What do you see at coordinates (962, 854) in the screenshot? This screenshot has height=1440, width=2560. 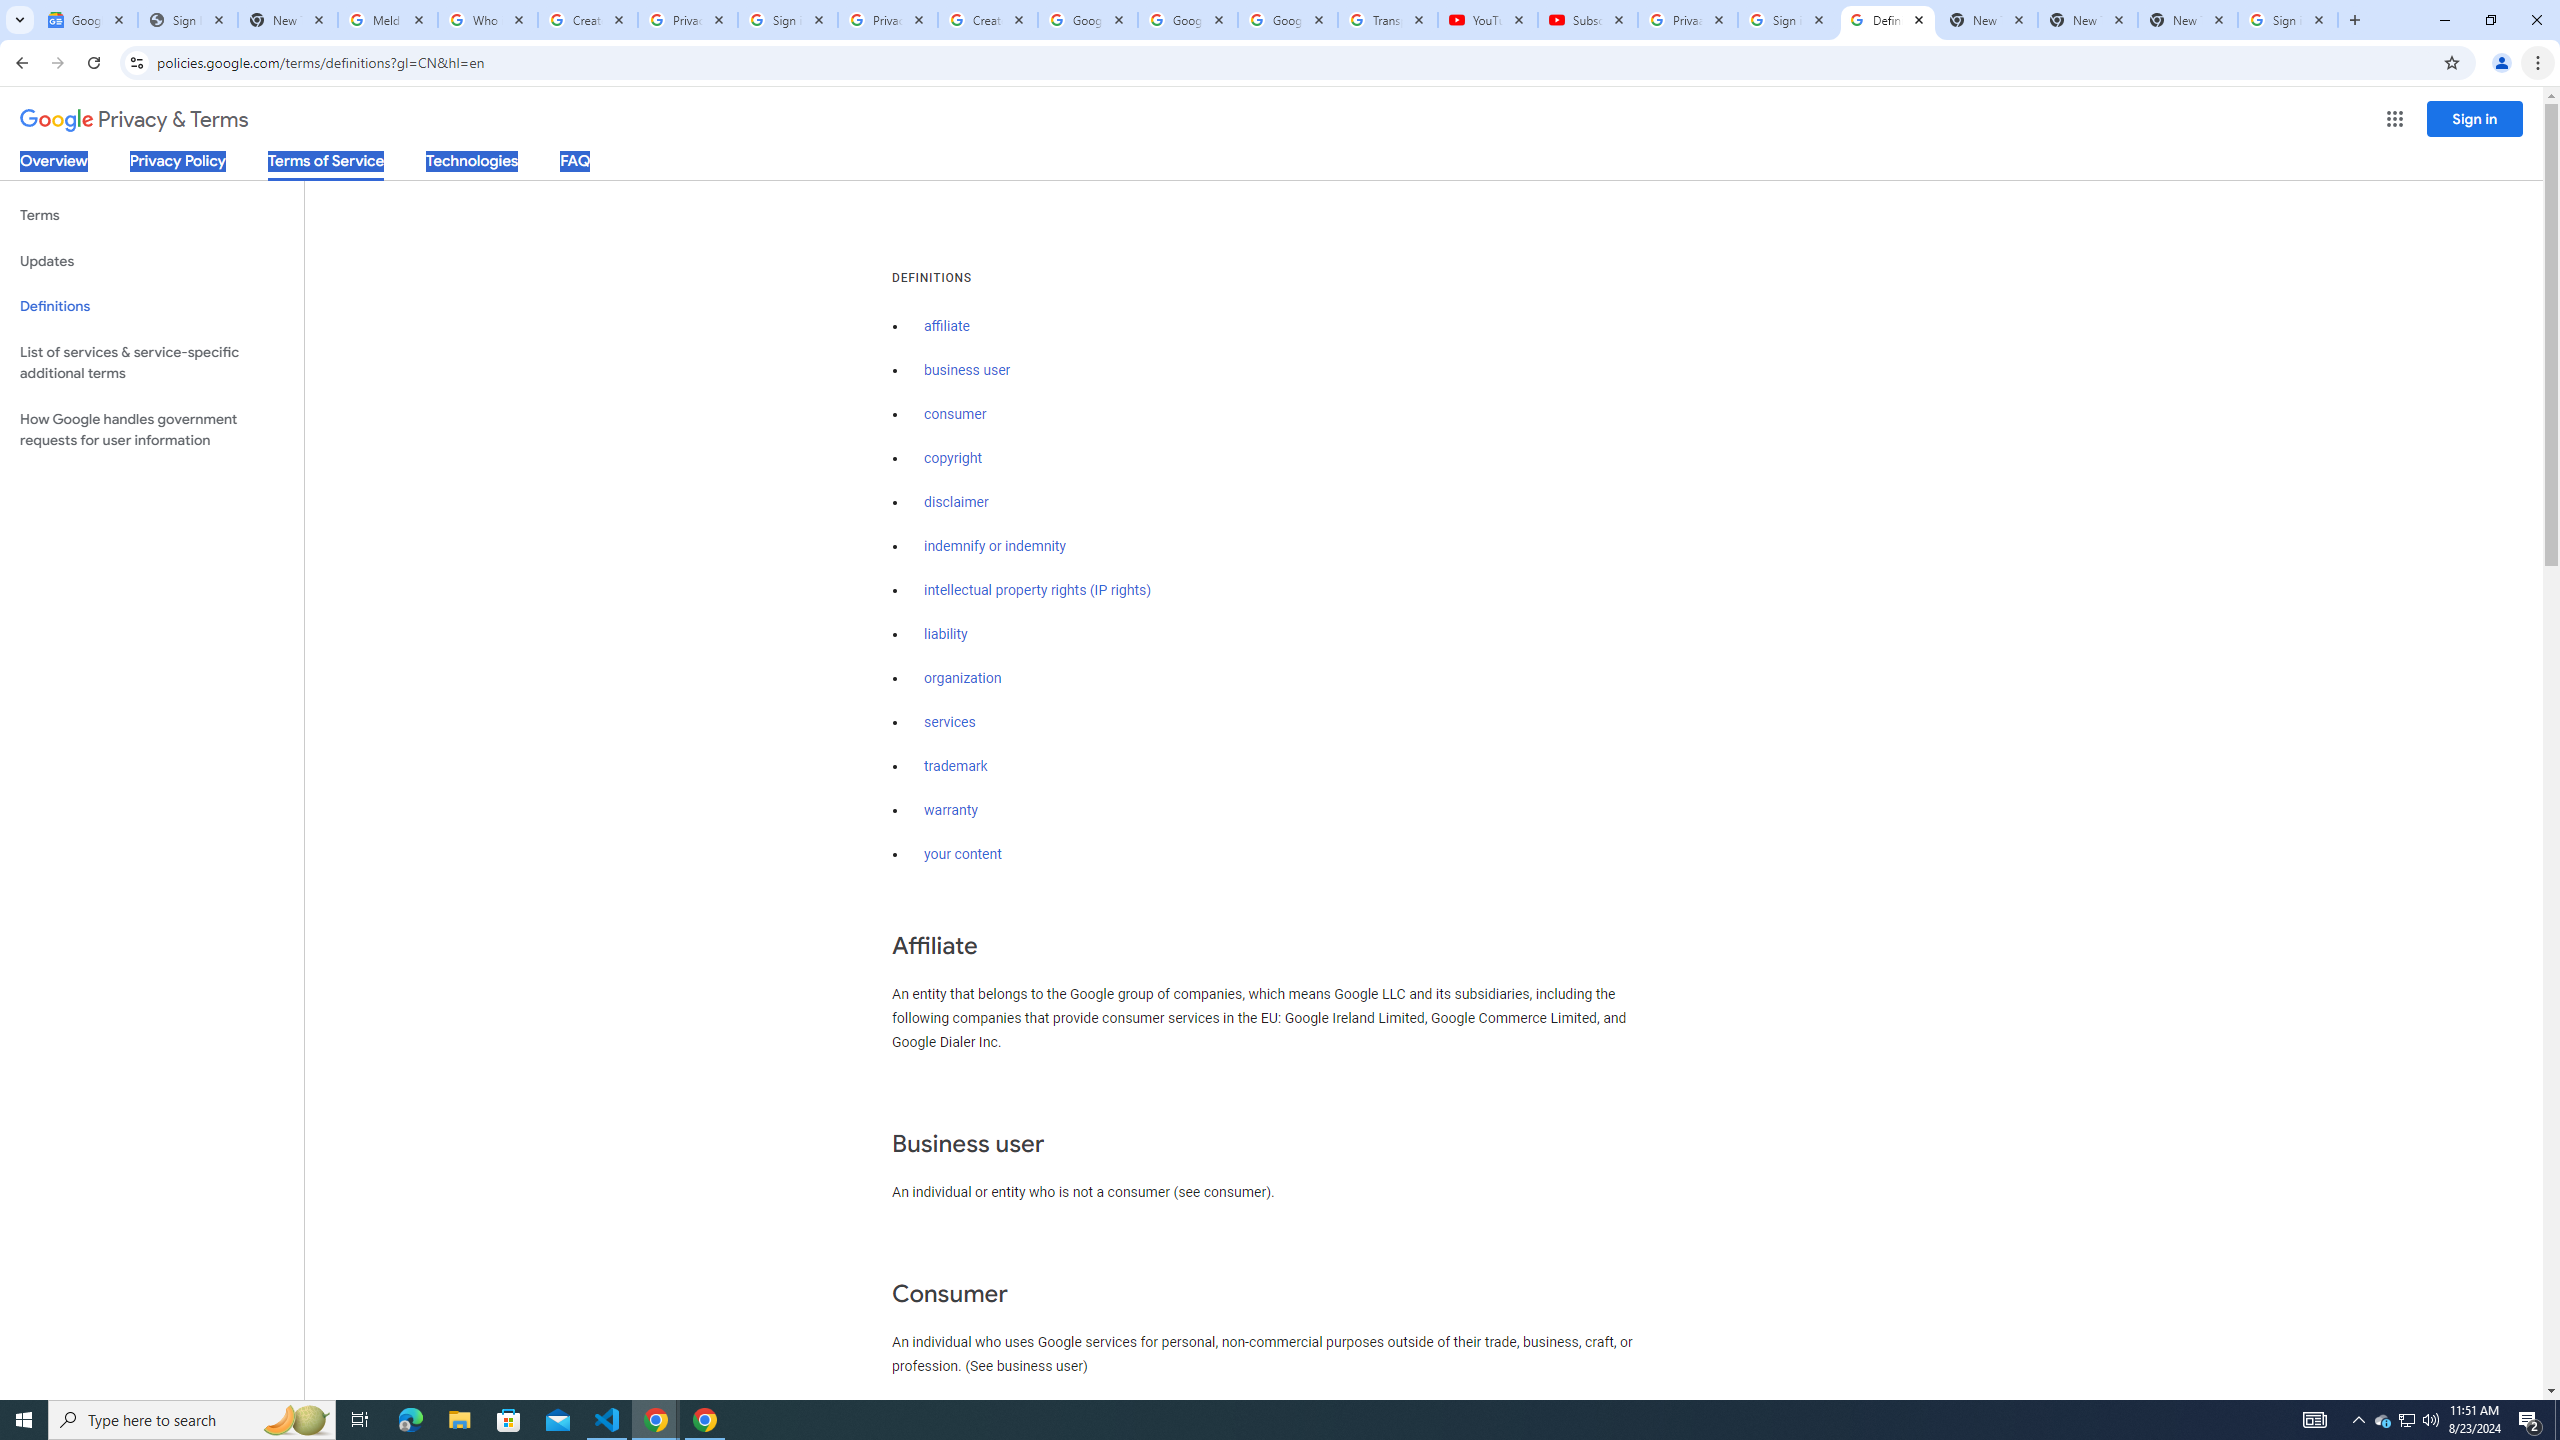 I see `'your content'` at bounding box center [962, 854].